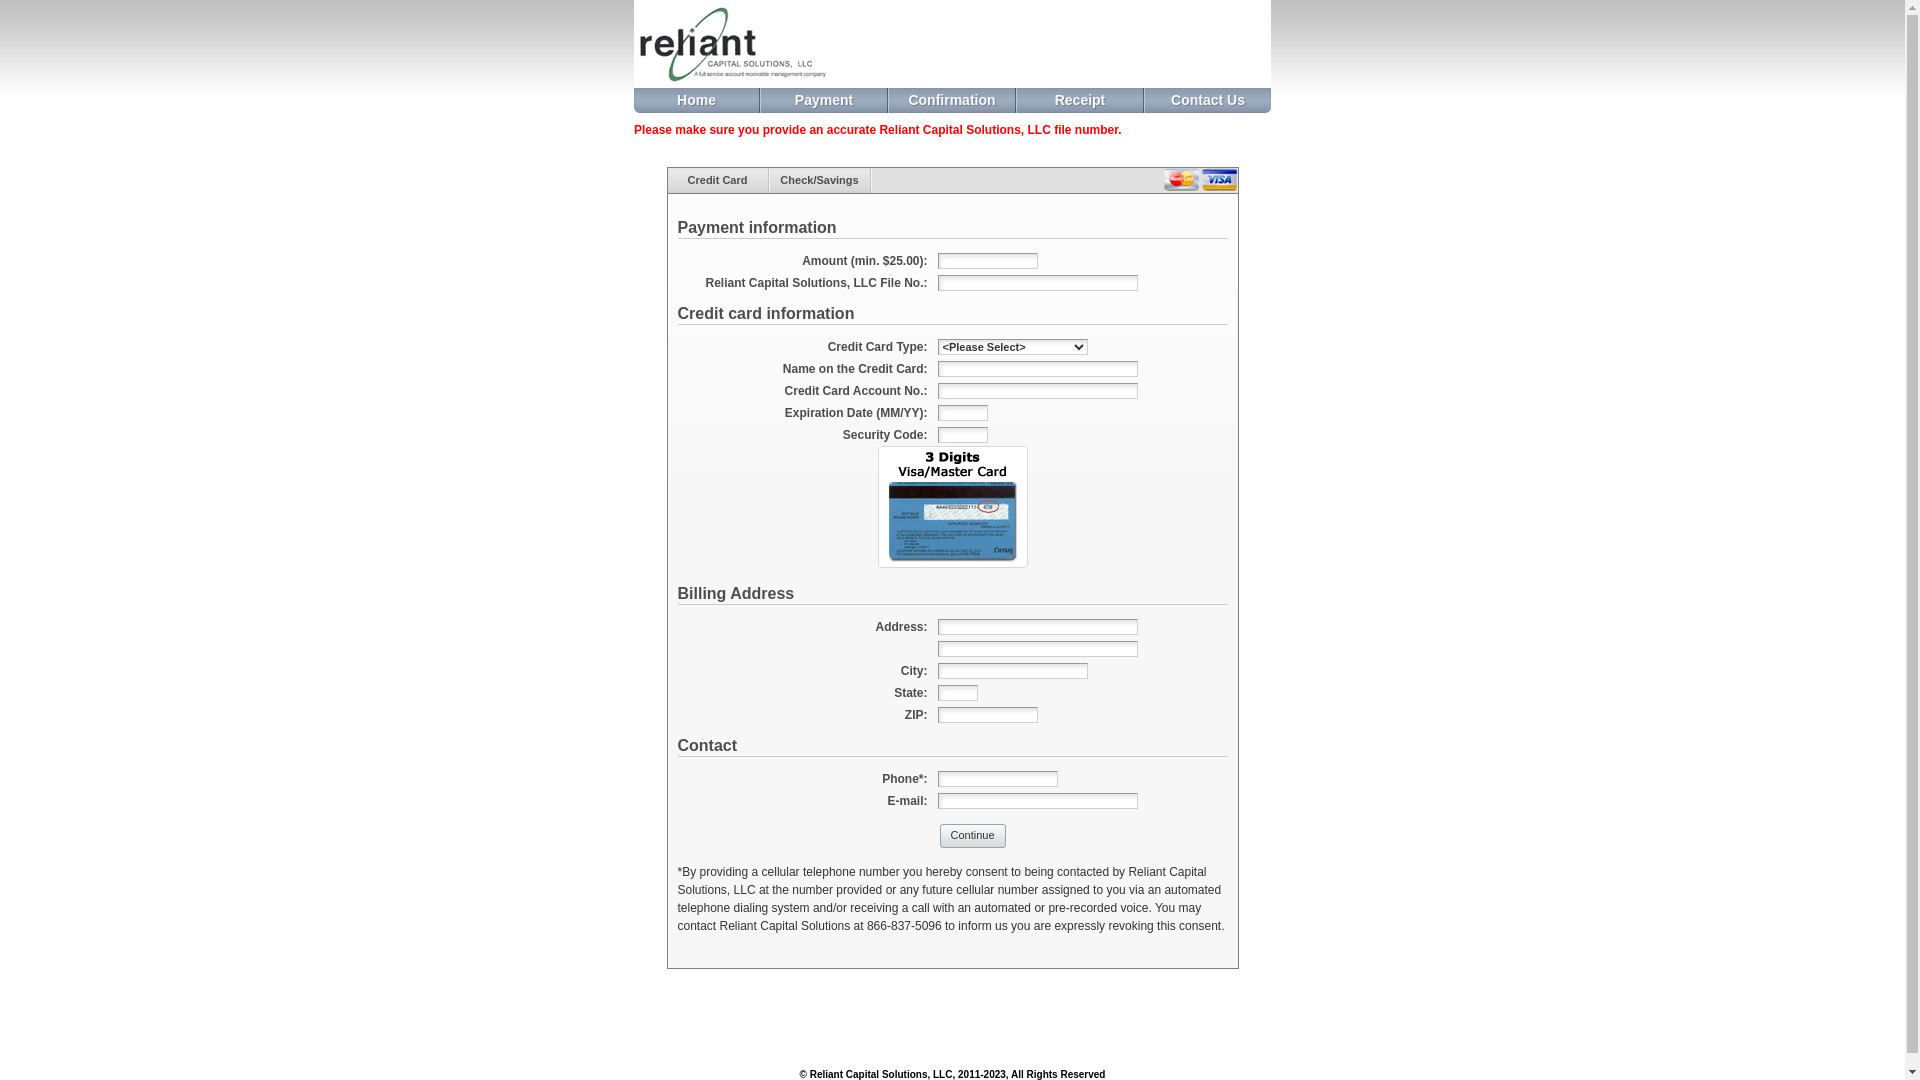 This screenshot has height=1080, width=1920. Describe the element at coordinates (696, 100) in the screenshot. I see `'Home'` at that location.